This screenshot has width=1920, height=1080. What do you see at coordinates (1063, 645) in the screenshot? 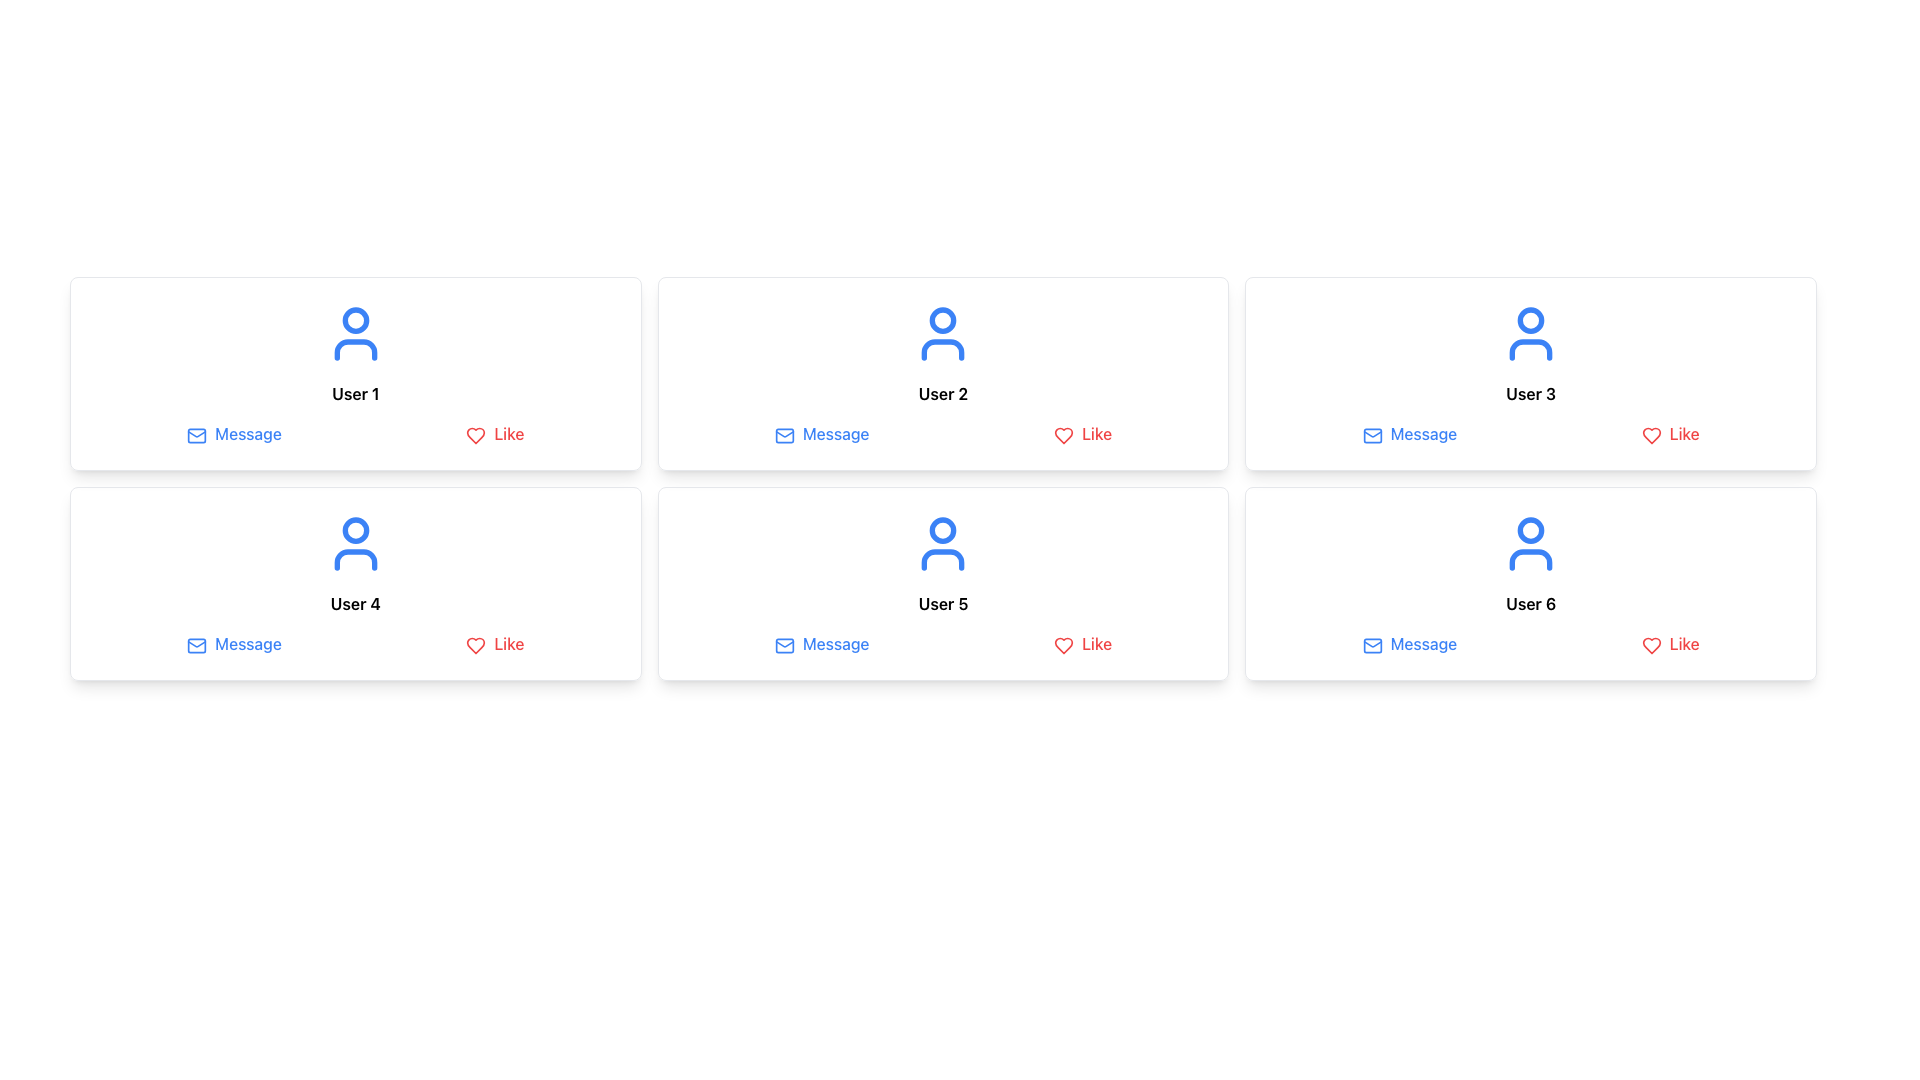
I see `the 'Like' icon in the user profile labeled 'User 5'` at bounding box center [1063, 645].